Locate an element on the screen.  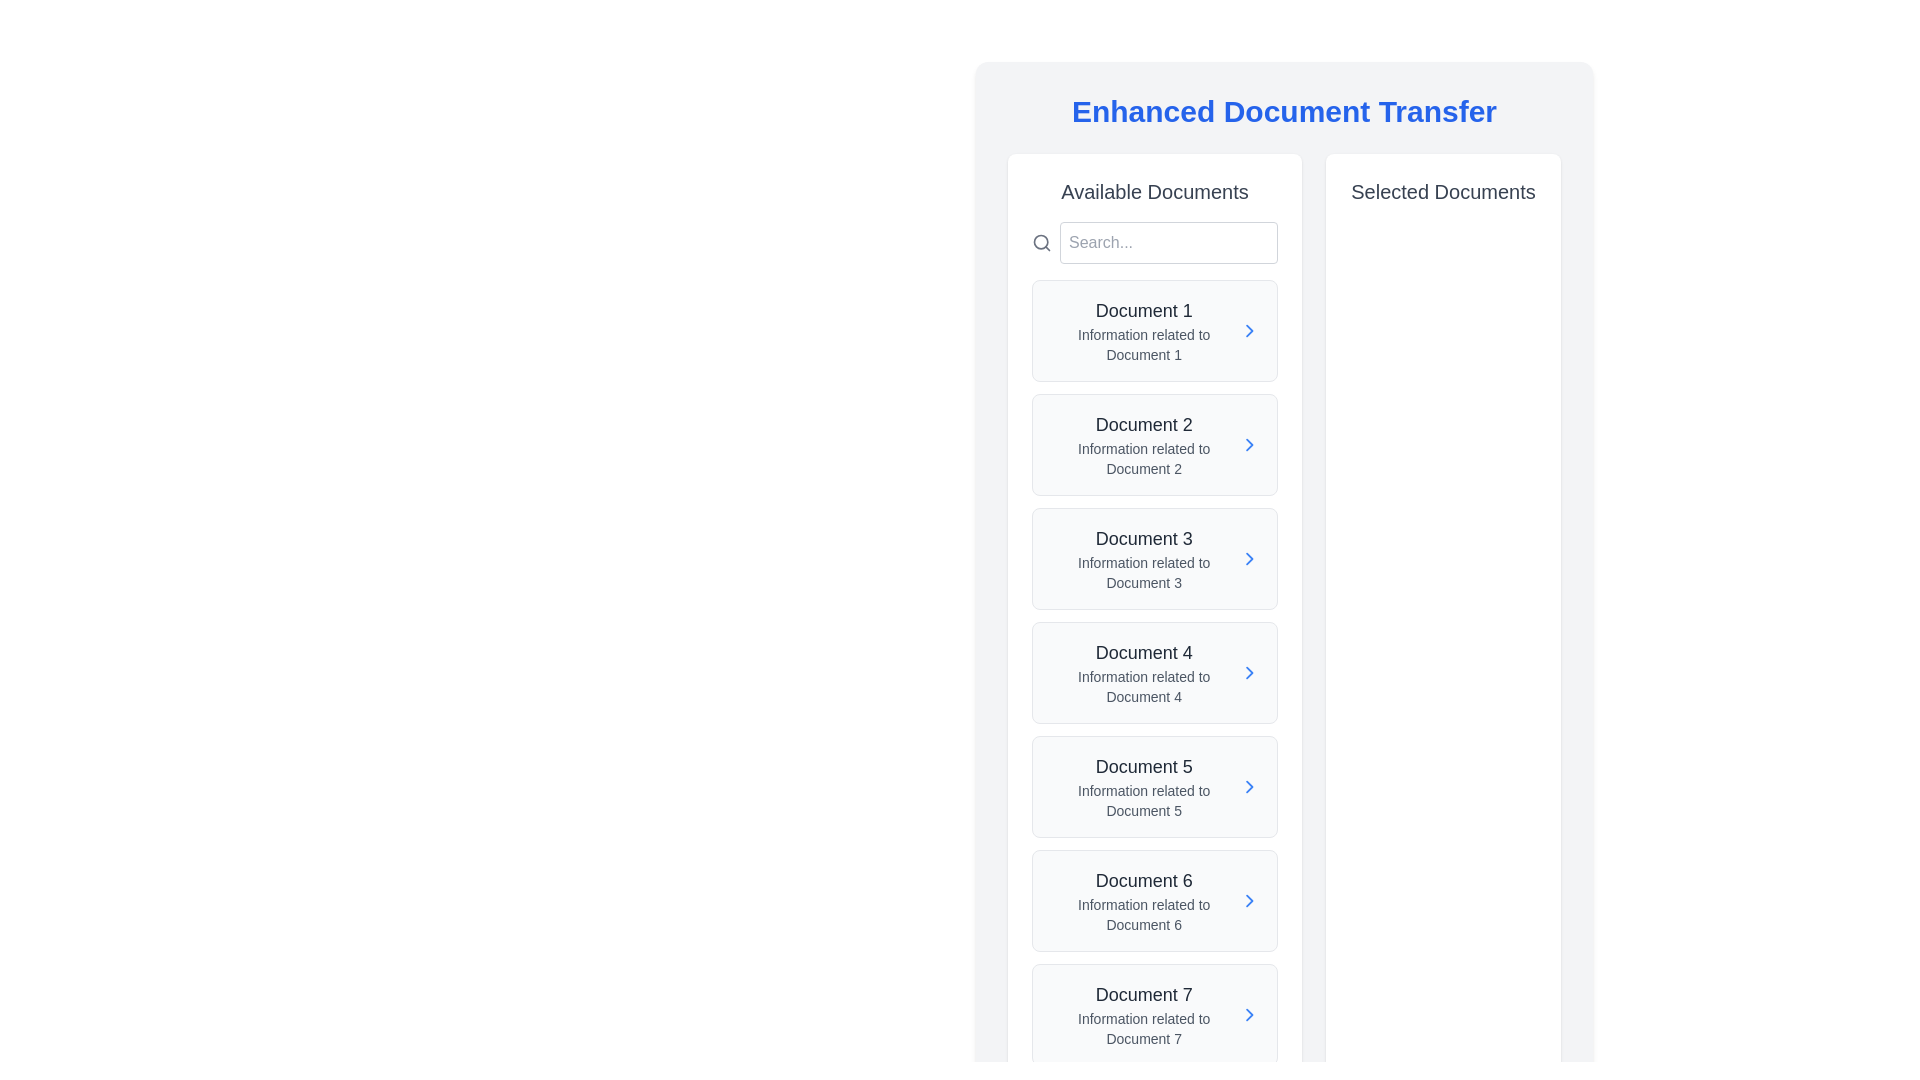
the chevron icon within the 'Document 6' entry in the list of available documents is located at coordinates (1248, 901).